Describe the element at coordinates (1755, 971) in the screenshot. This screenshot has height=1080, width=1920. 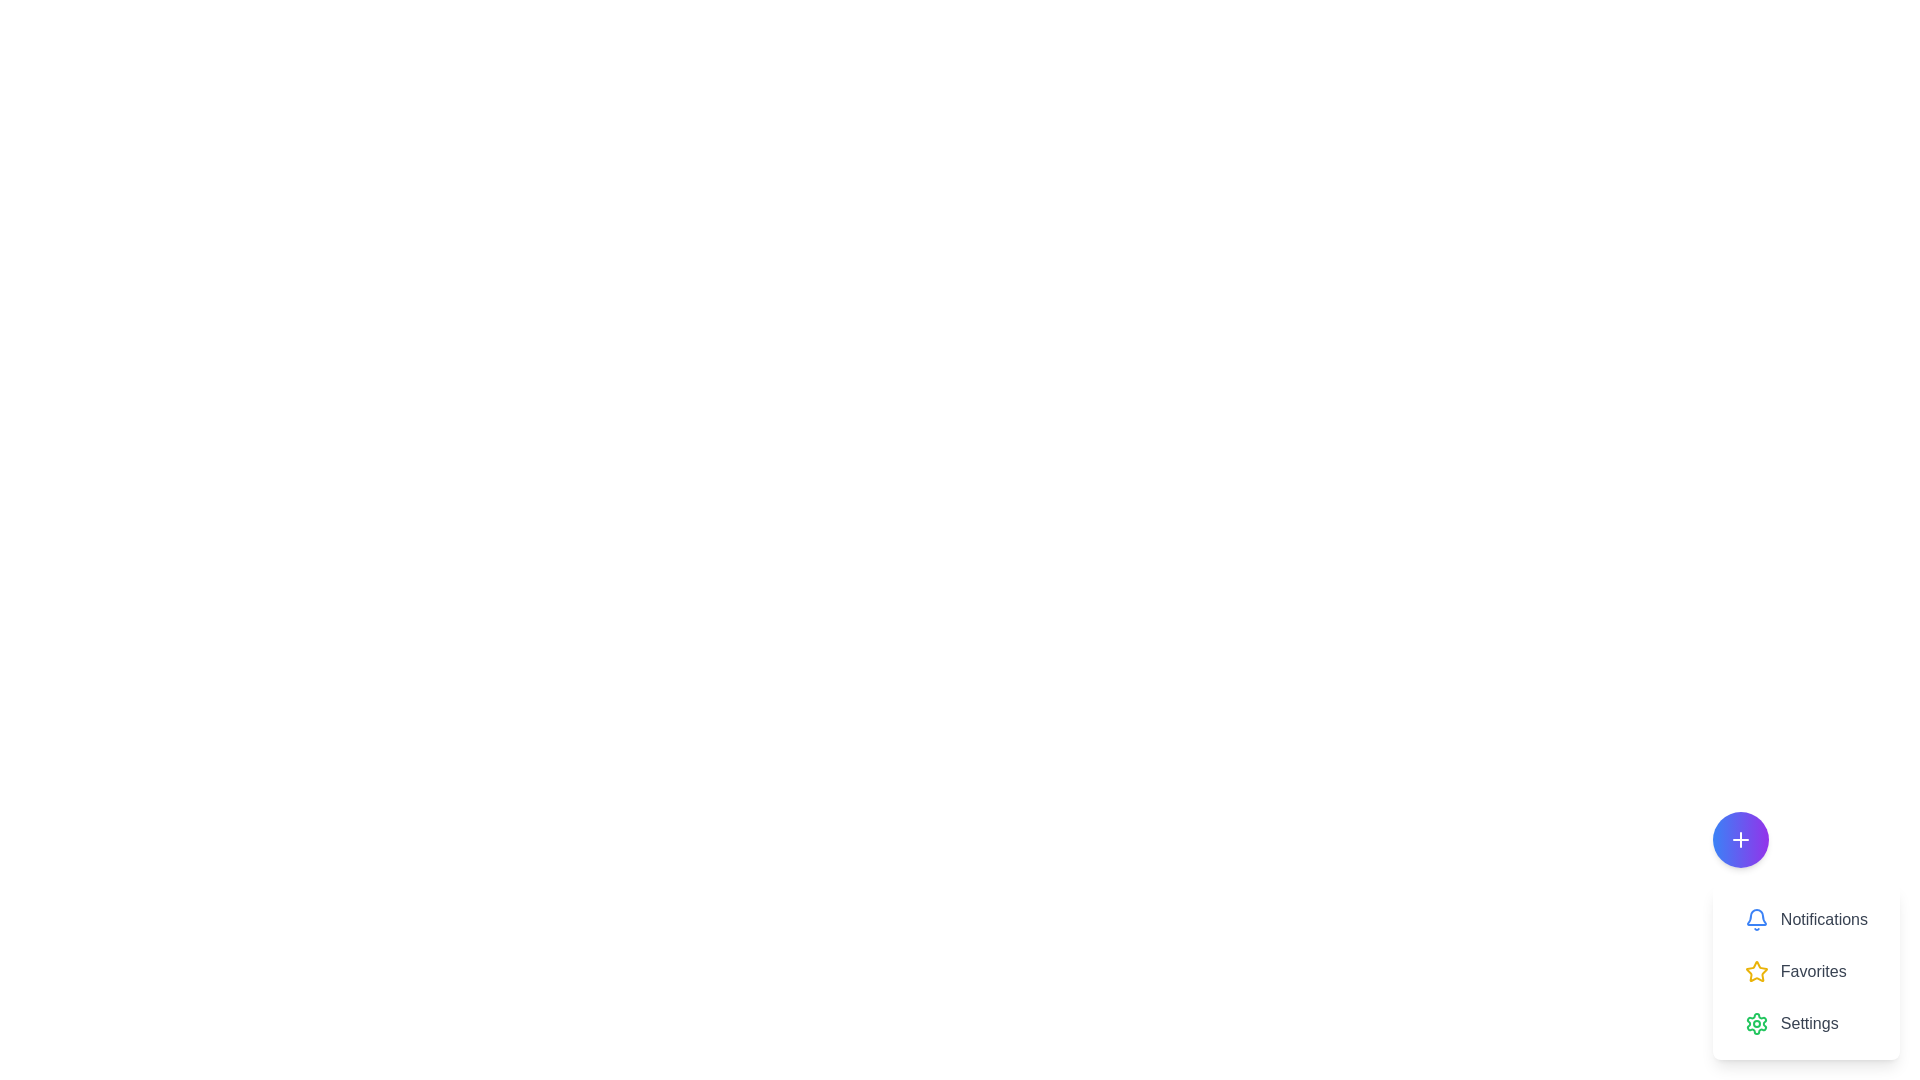
I see `the star icon representing the 'Favorites' action` at that location.